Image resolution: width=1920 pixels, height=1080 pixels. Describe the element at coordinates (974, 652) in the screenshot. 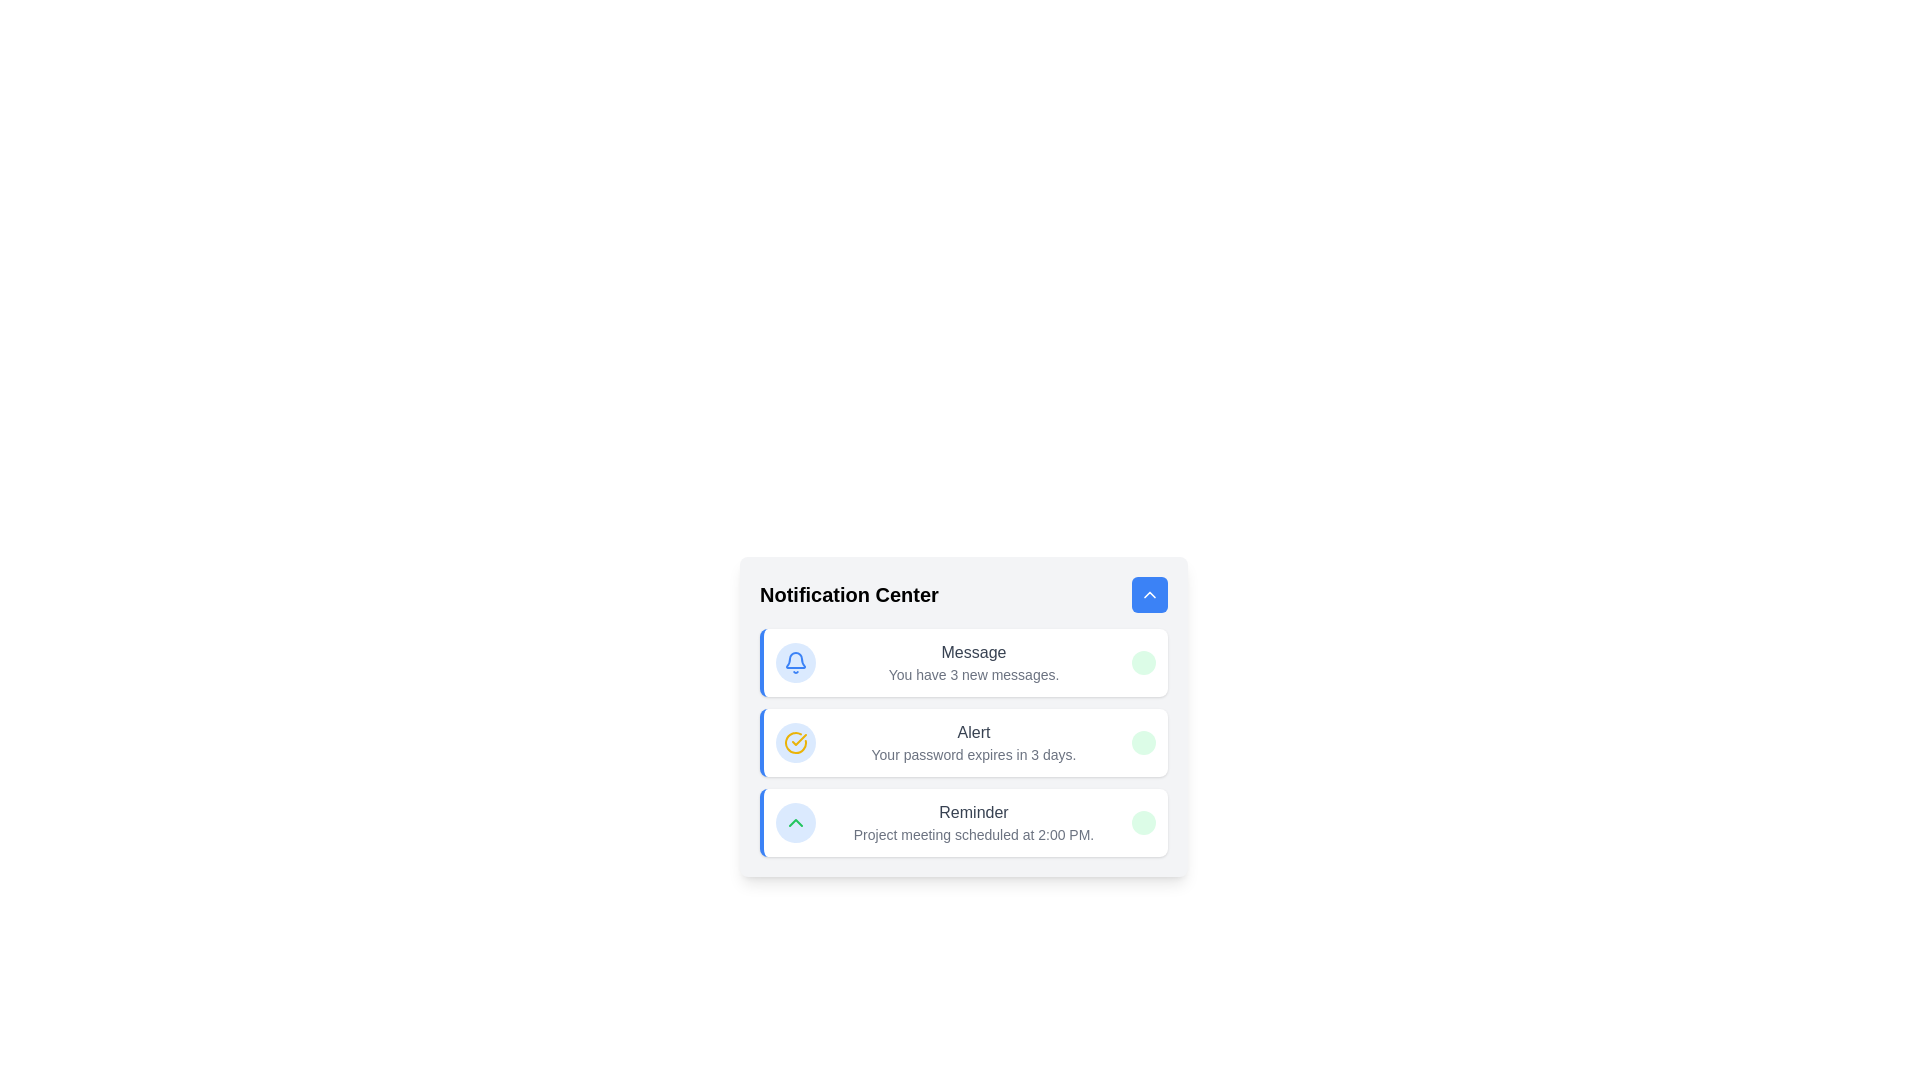

I see `the text label 'Message' styled with a gray font in the Notification Center, located at the top-left of the notification card` at that location.